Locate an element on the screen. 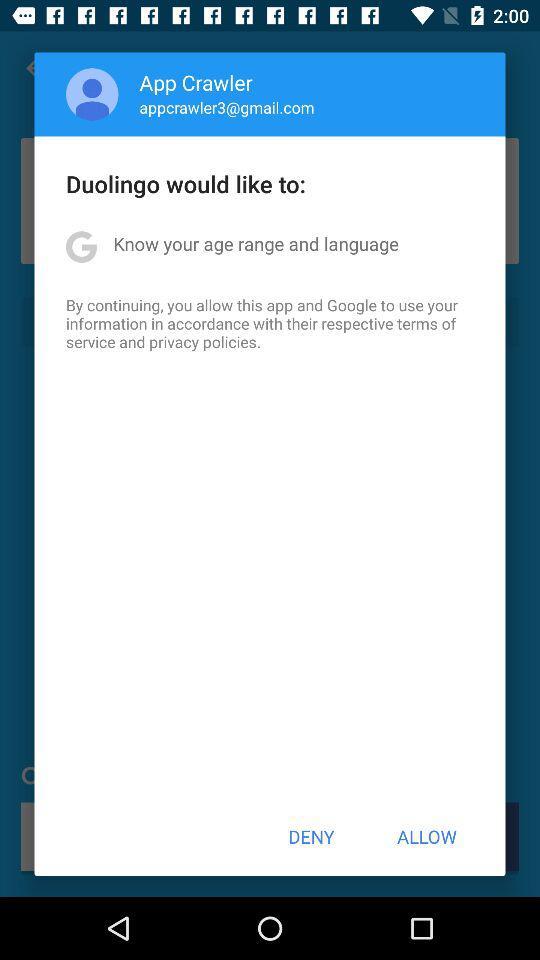 This screenshot has height=960, width=540. item next to the app crawler item is located at coordinates (91, 94).